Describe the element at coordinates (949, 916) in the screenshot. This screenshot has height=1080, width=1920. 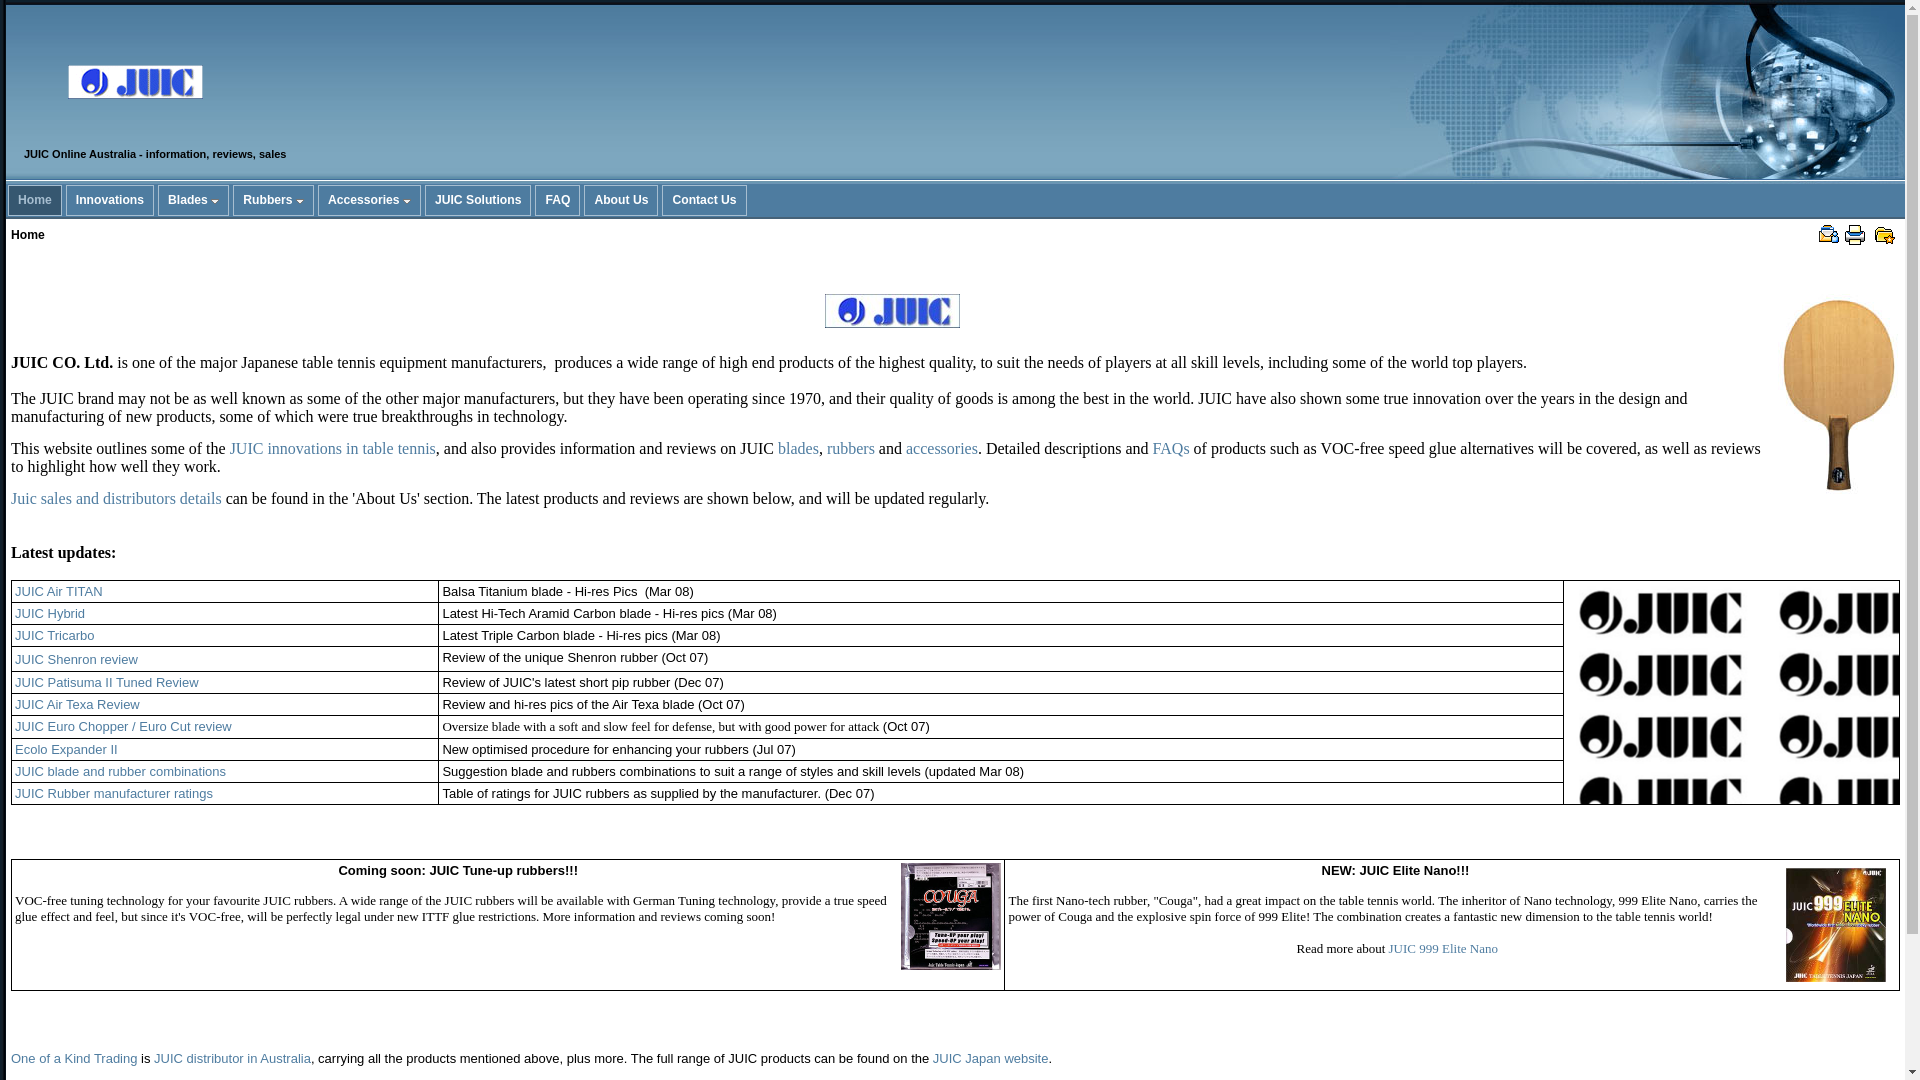
I see `'JUIC Couga Tune-up'` at that location.